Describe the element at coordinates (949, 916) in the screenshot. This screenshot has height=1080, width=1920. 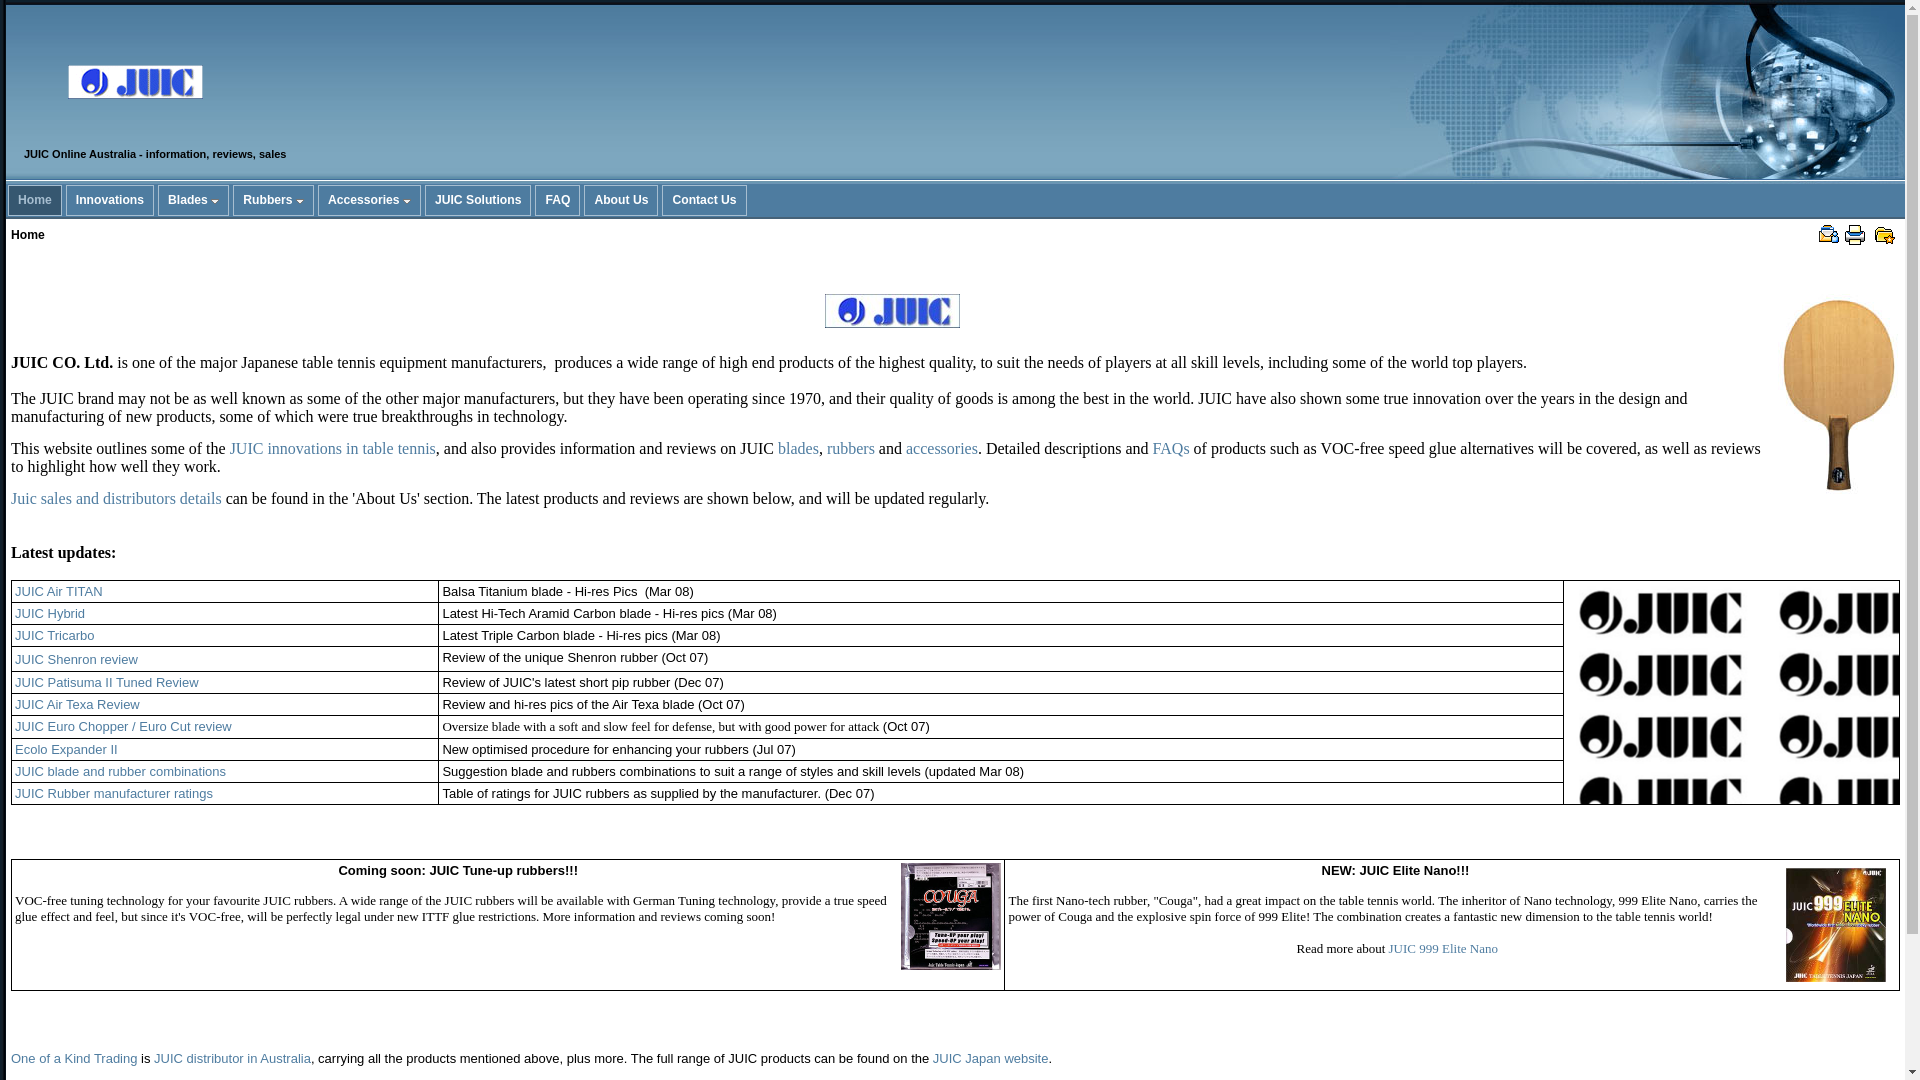
I see `'JUIC Couga Tune-up'` at that location.